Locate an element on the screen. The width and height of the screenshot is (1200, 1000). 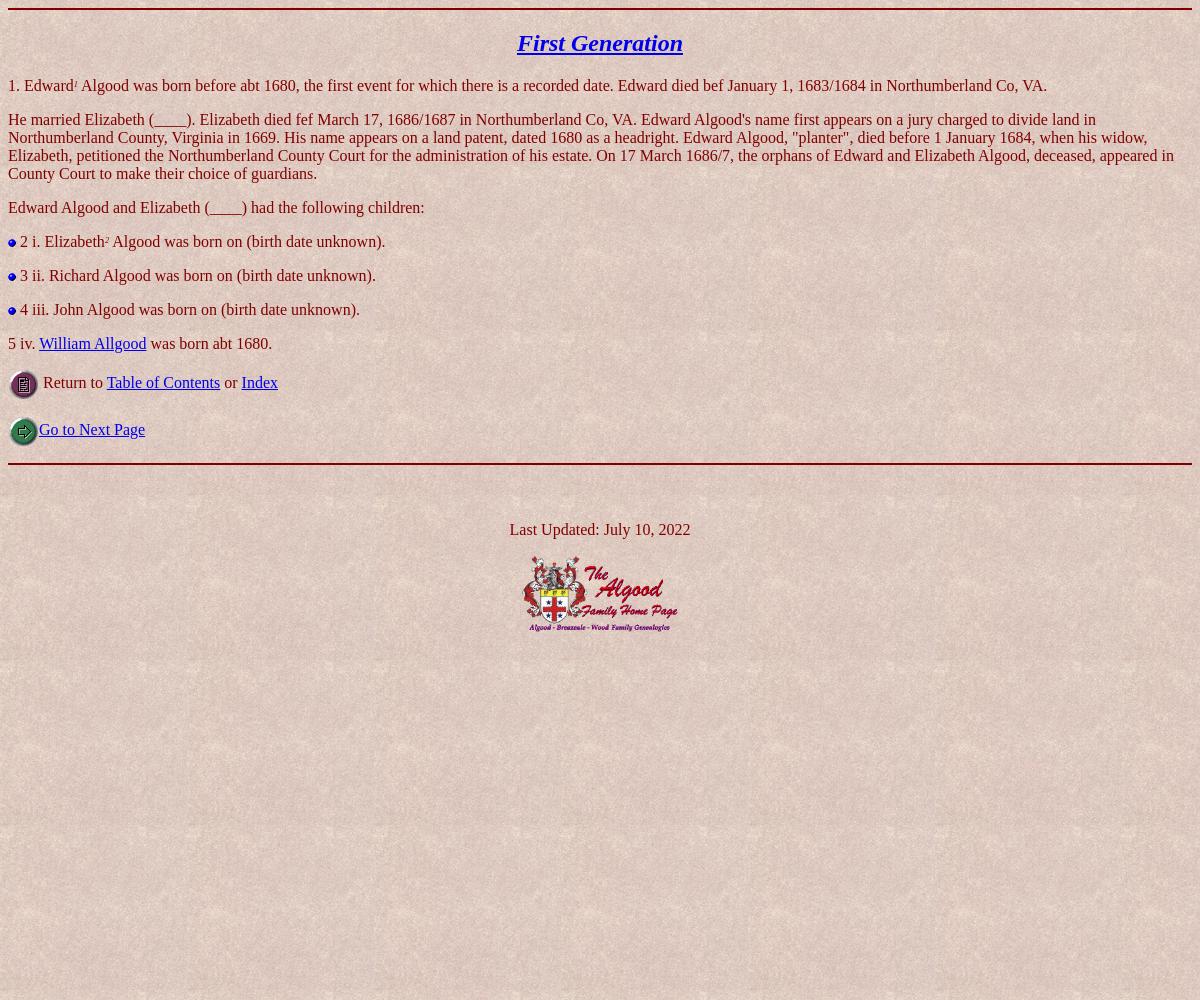
'1' is located at coordinates (75, 82).